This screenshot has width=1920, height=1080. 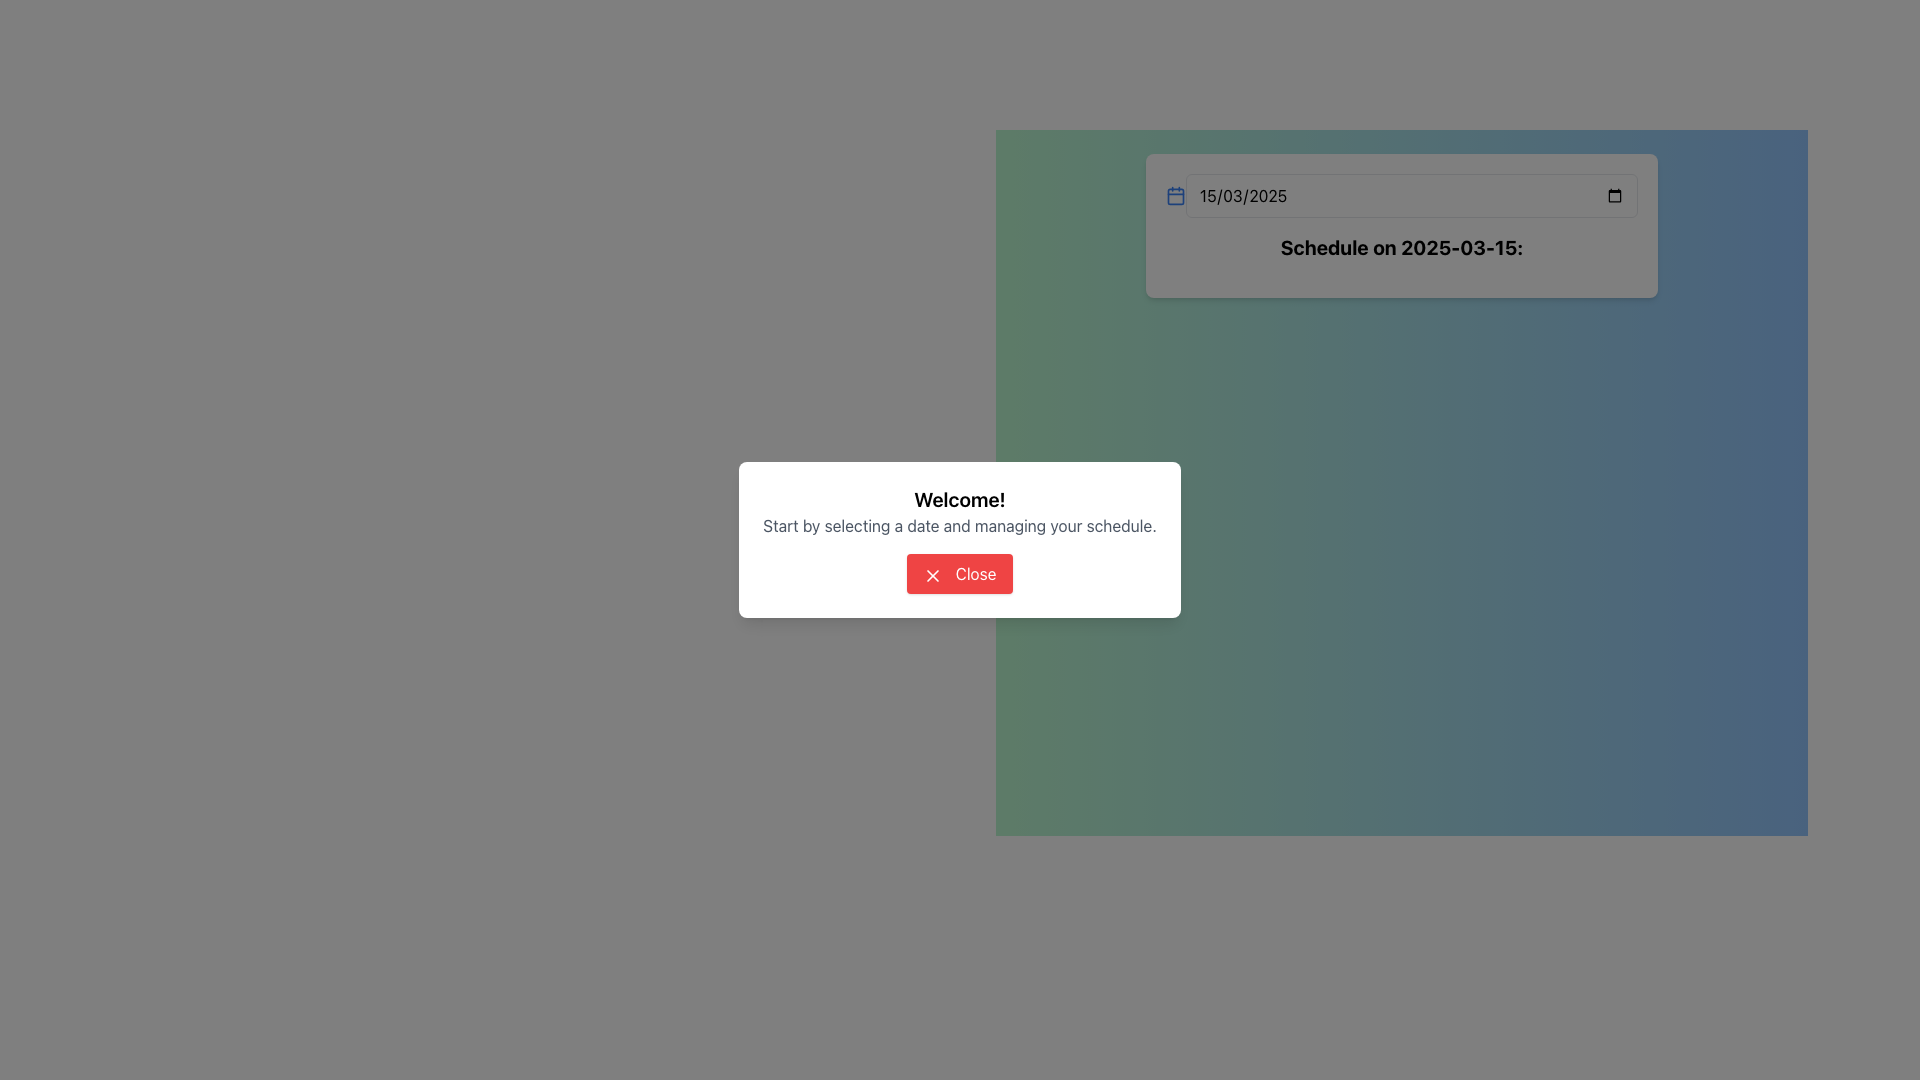 What do you see at coordinates (1176, 196) in the screenshot?
I see `the blue calendar icon located to the left of the date input field` at bounding box center [1176, 196].